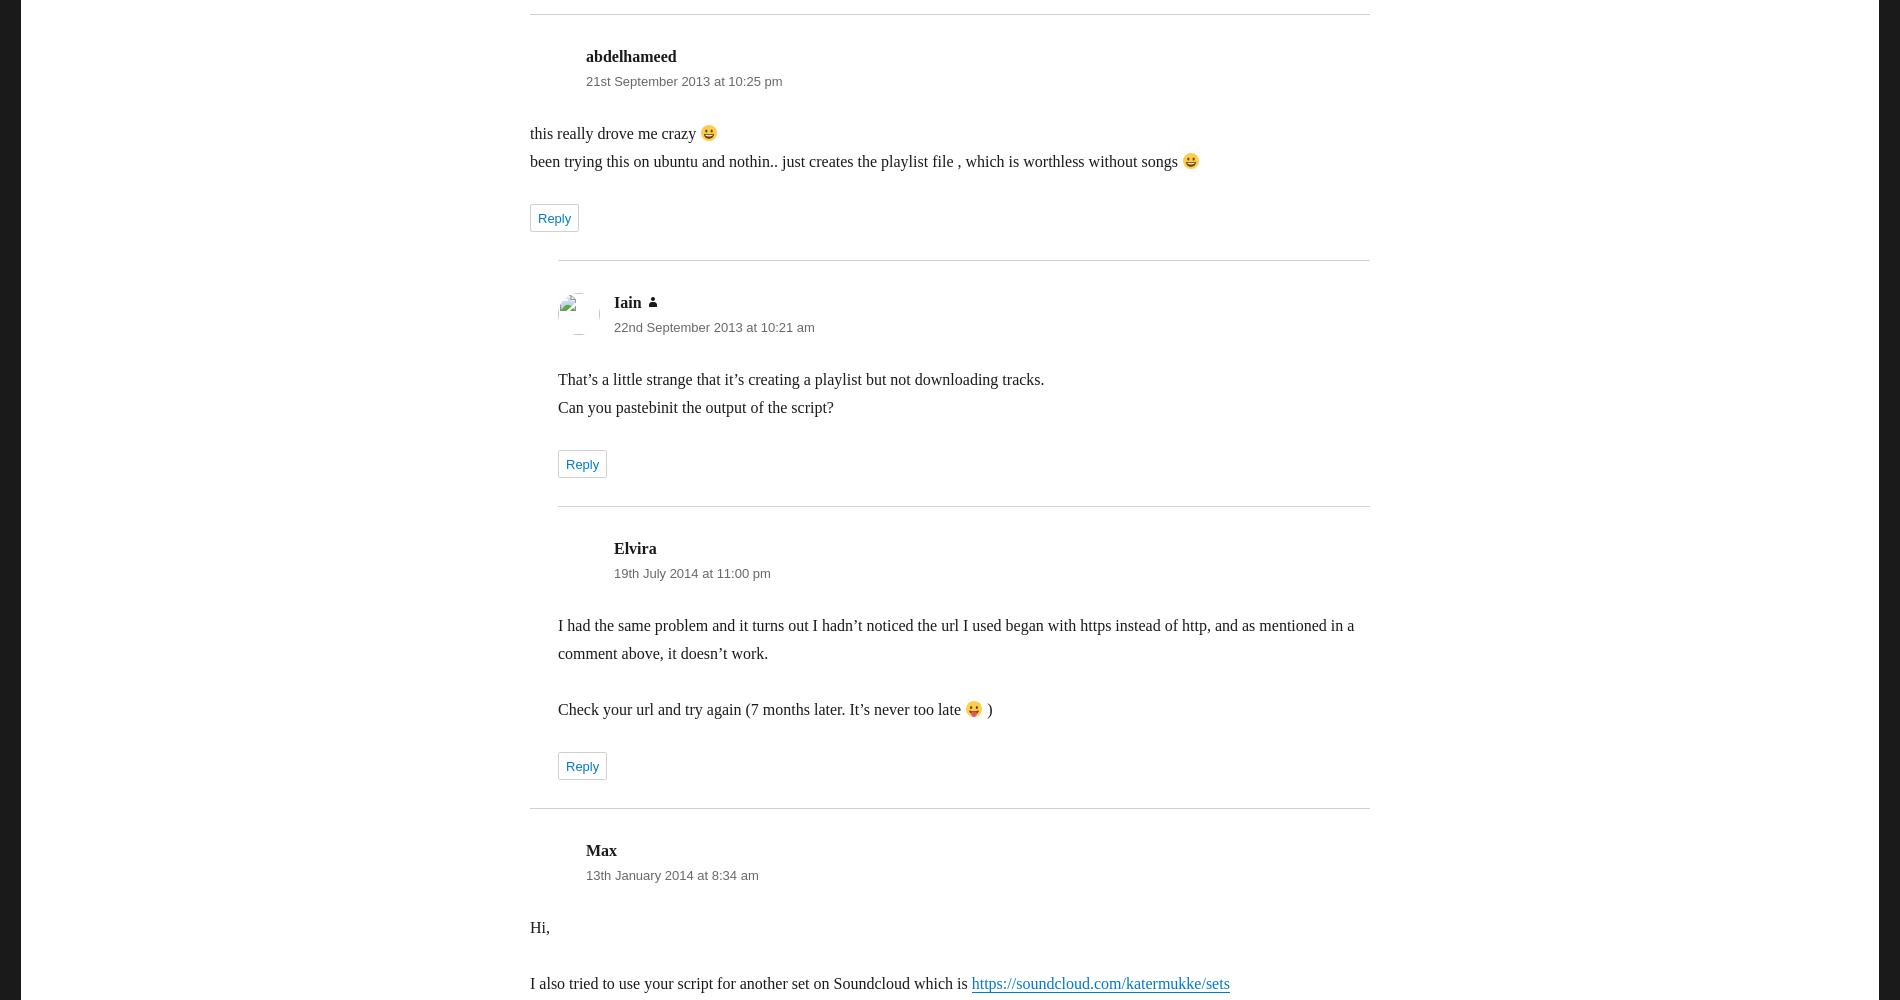 This screenshot has height=1000, width=1900. What do you see at coordinates (614, 302) in the screenshot?
I see `'Iain'` at bounding box center [614, 302].